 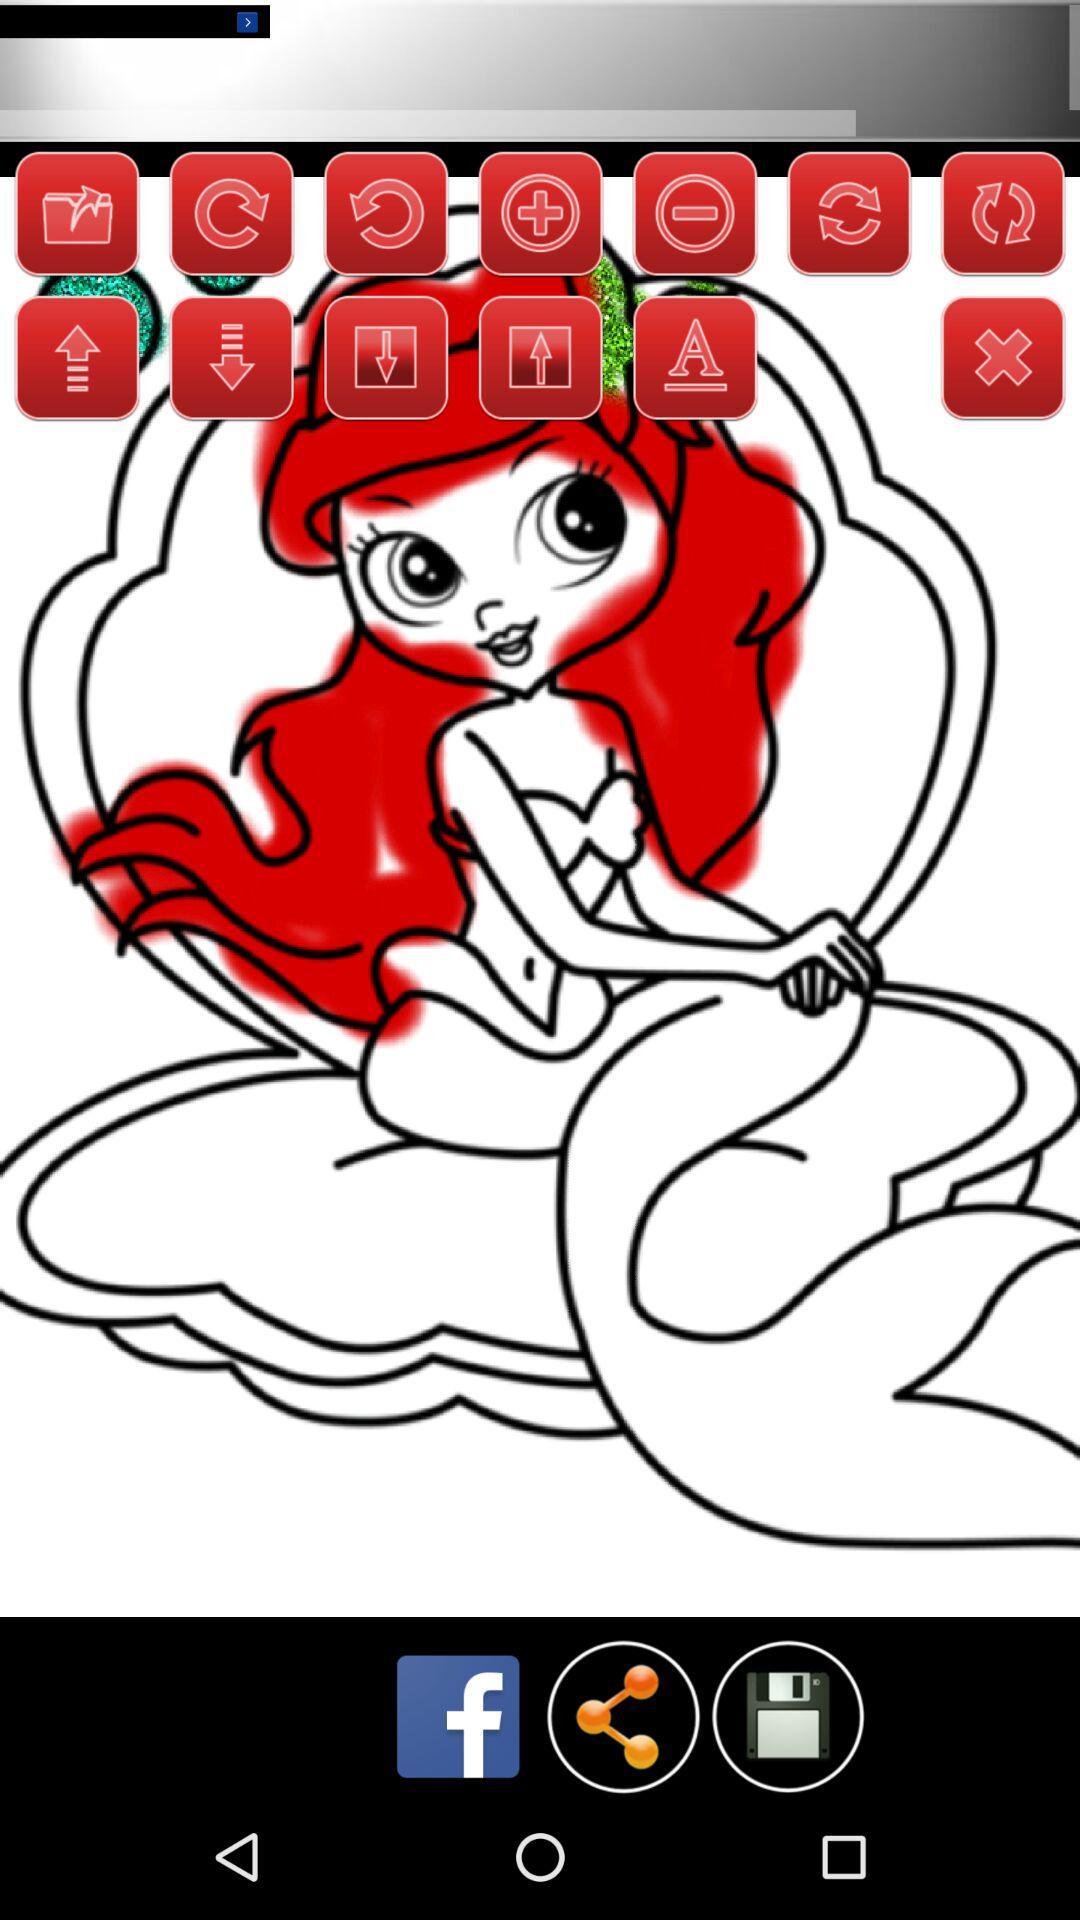 I want to click on search, so click(x=786, y=1715).